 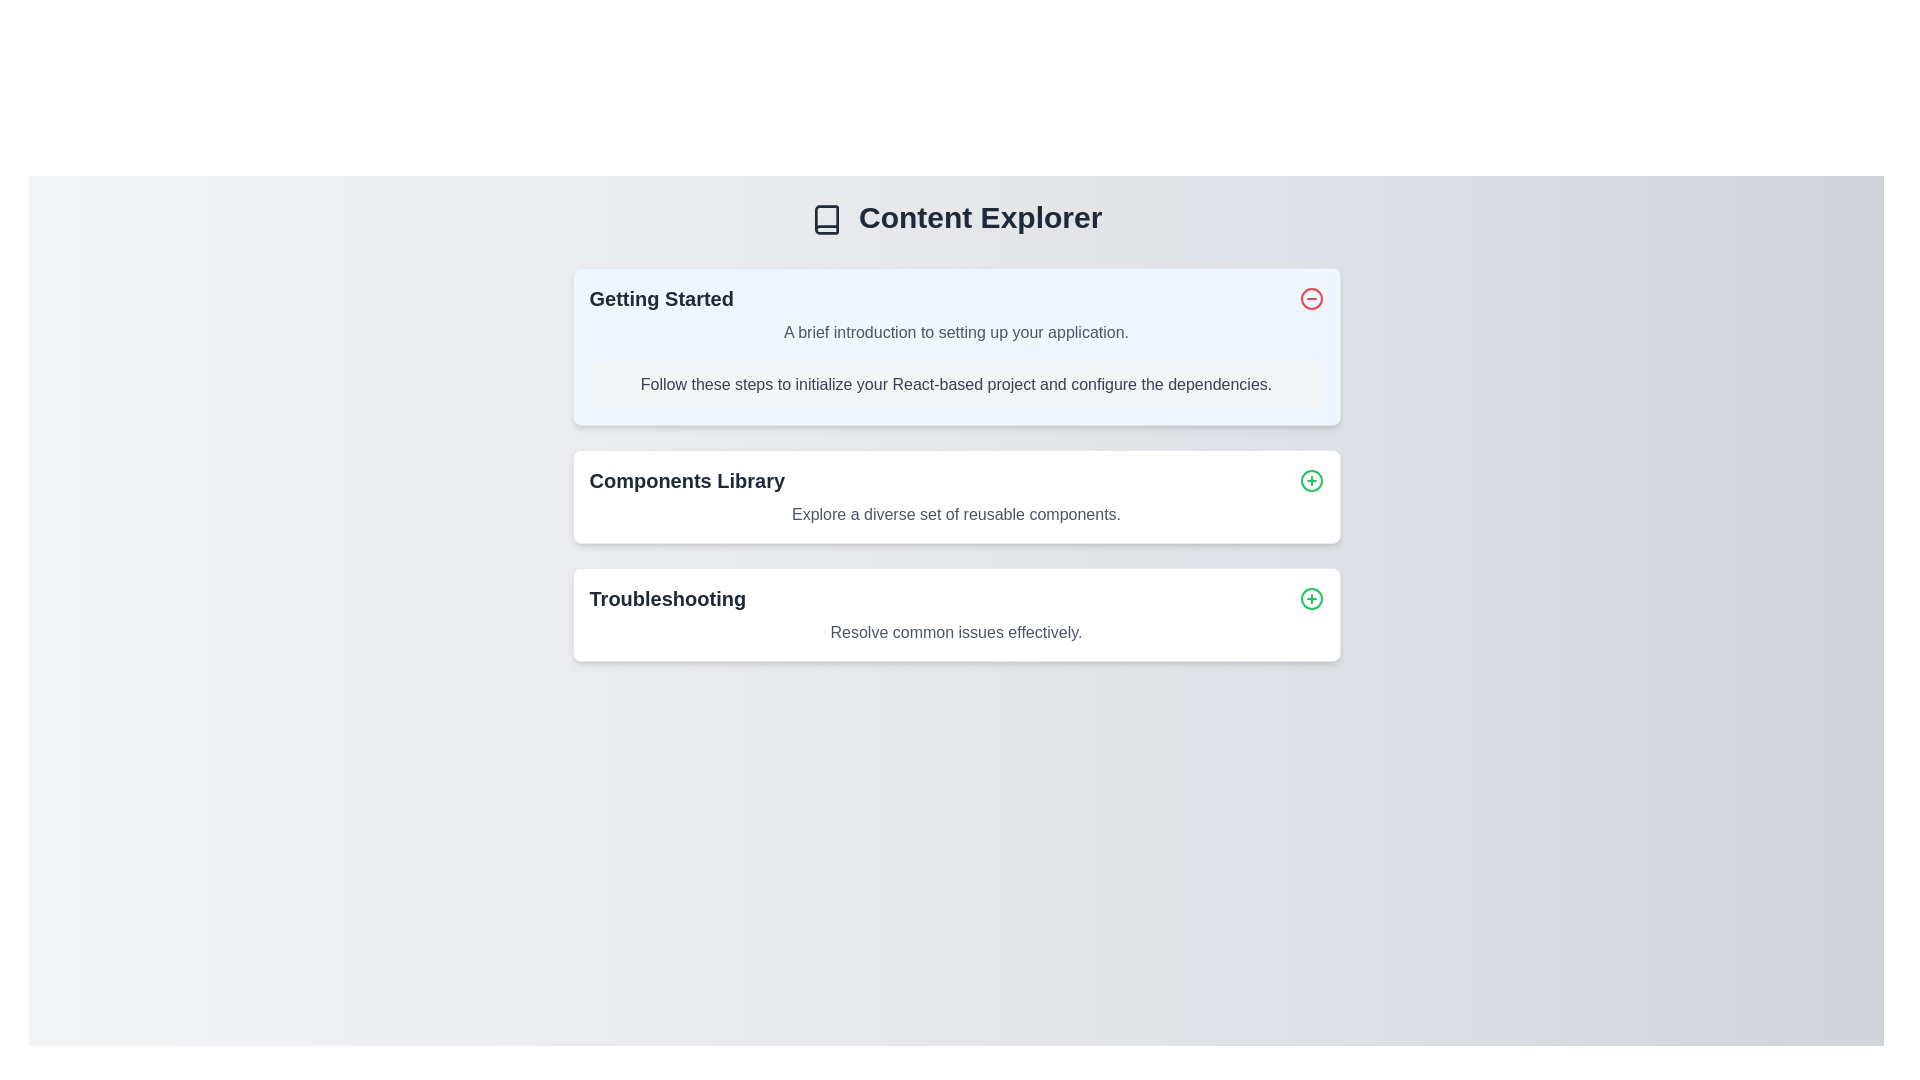 What do you see at coordinates (955, 614) in the screenshot?
I see `the third card component in the vertically stacked sequence` at bounding box center [955, 614].